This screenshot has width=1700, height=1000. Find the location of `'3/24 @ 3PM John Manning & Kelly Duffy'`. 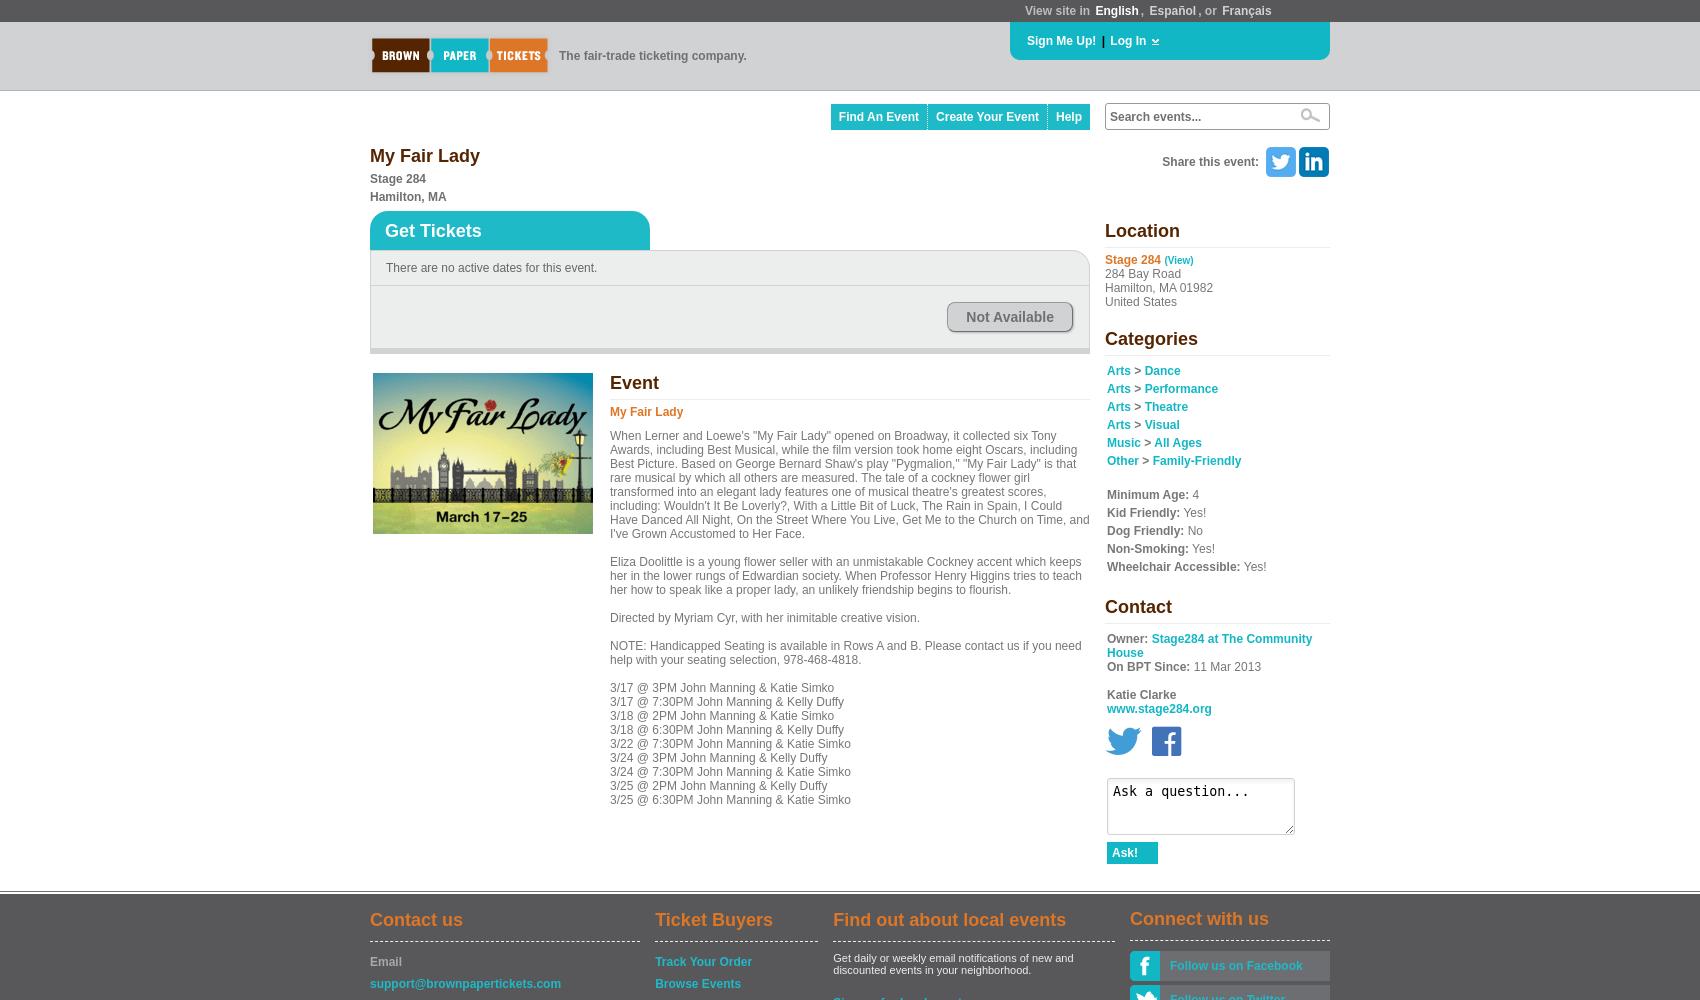

'3/24 @ 3PM John Manning & Kelly Duffy' is located at coordinates (718, 758).